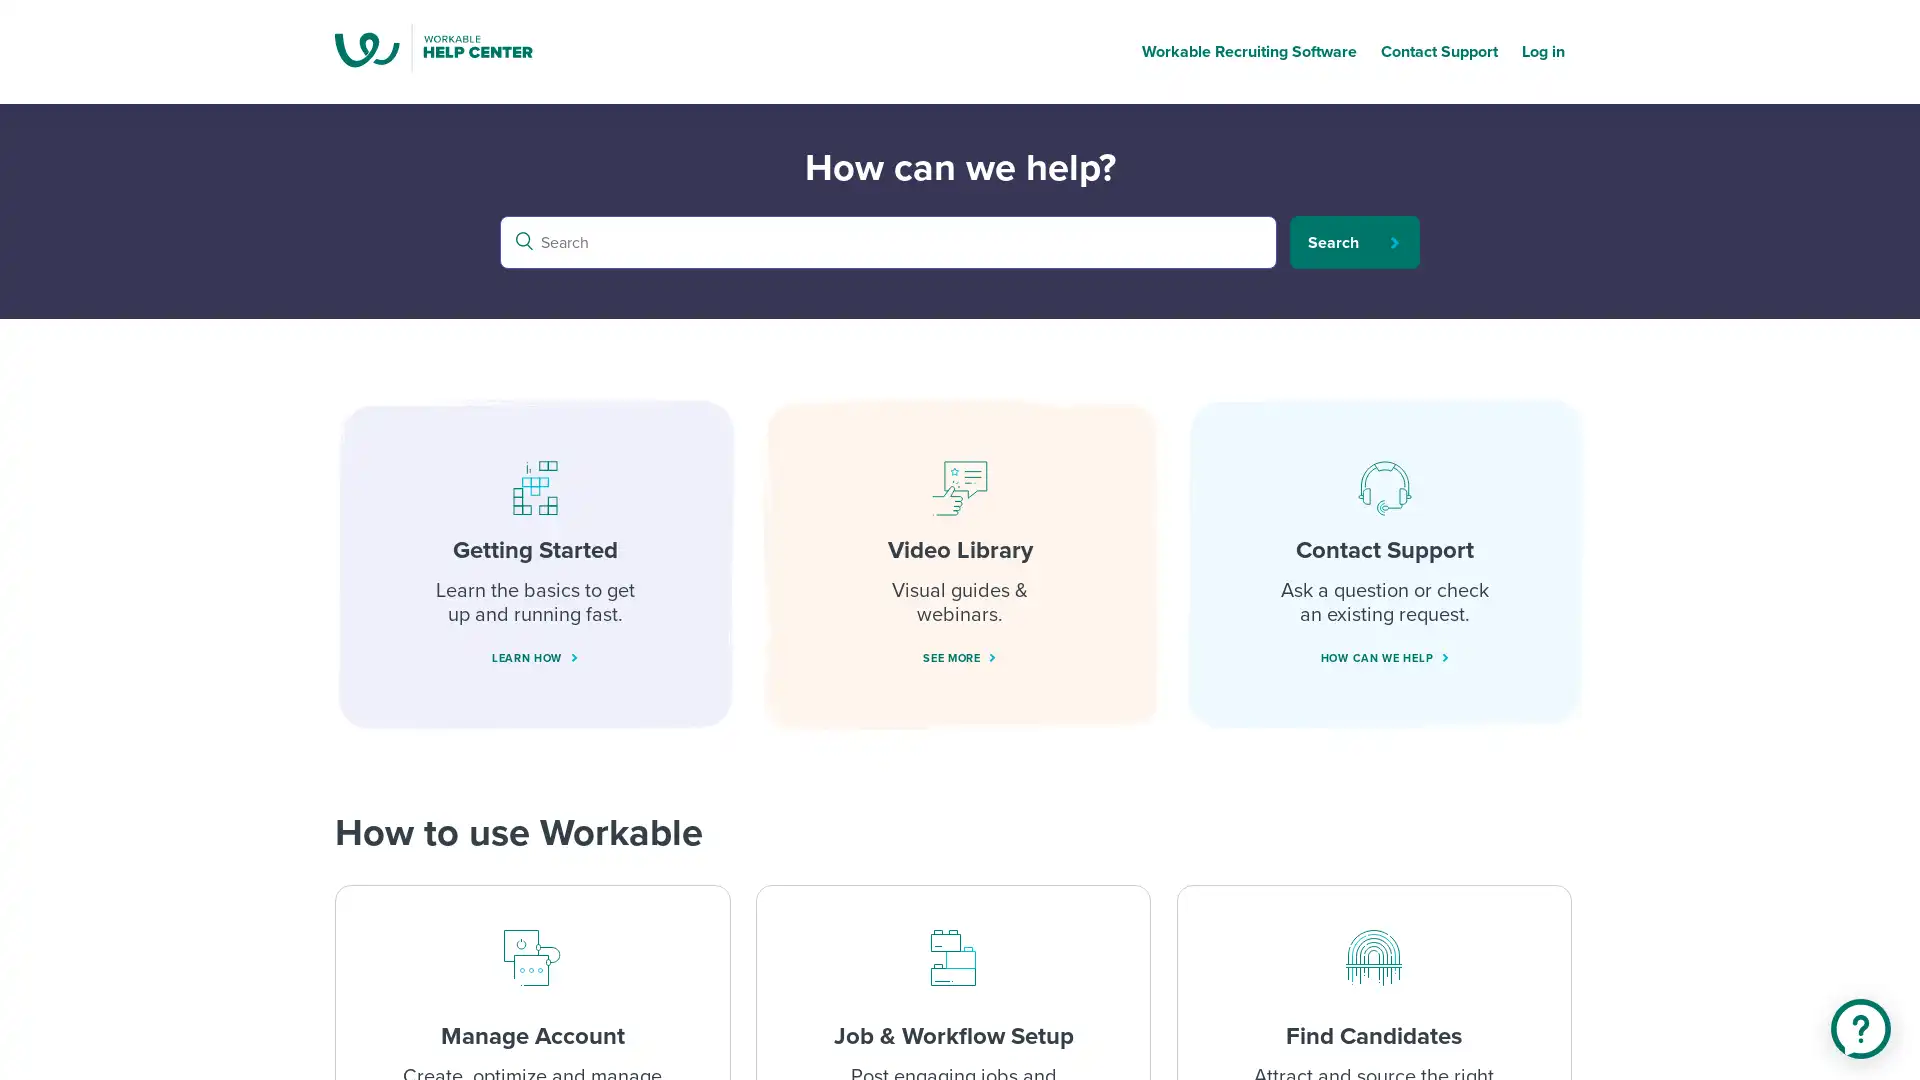 The height and width of the screenshot is (1080, 1920). Describe the element at coordinates (1552, 50) in the screenshot. I see `Log in` at that location.